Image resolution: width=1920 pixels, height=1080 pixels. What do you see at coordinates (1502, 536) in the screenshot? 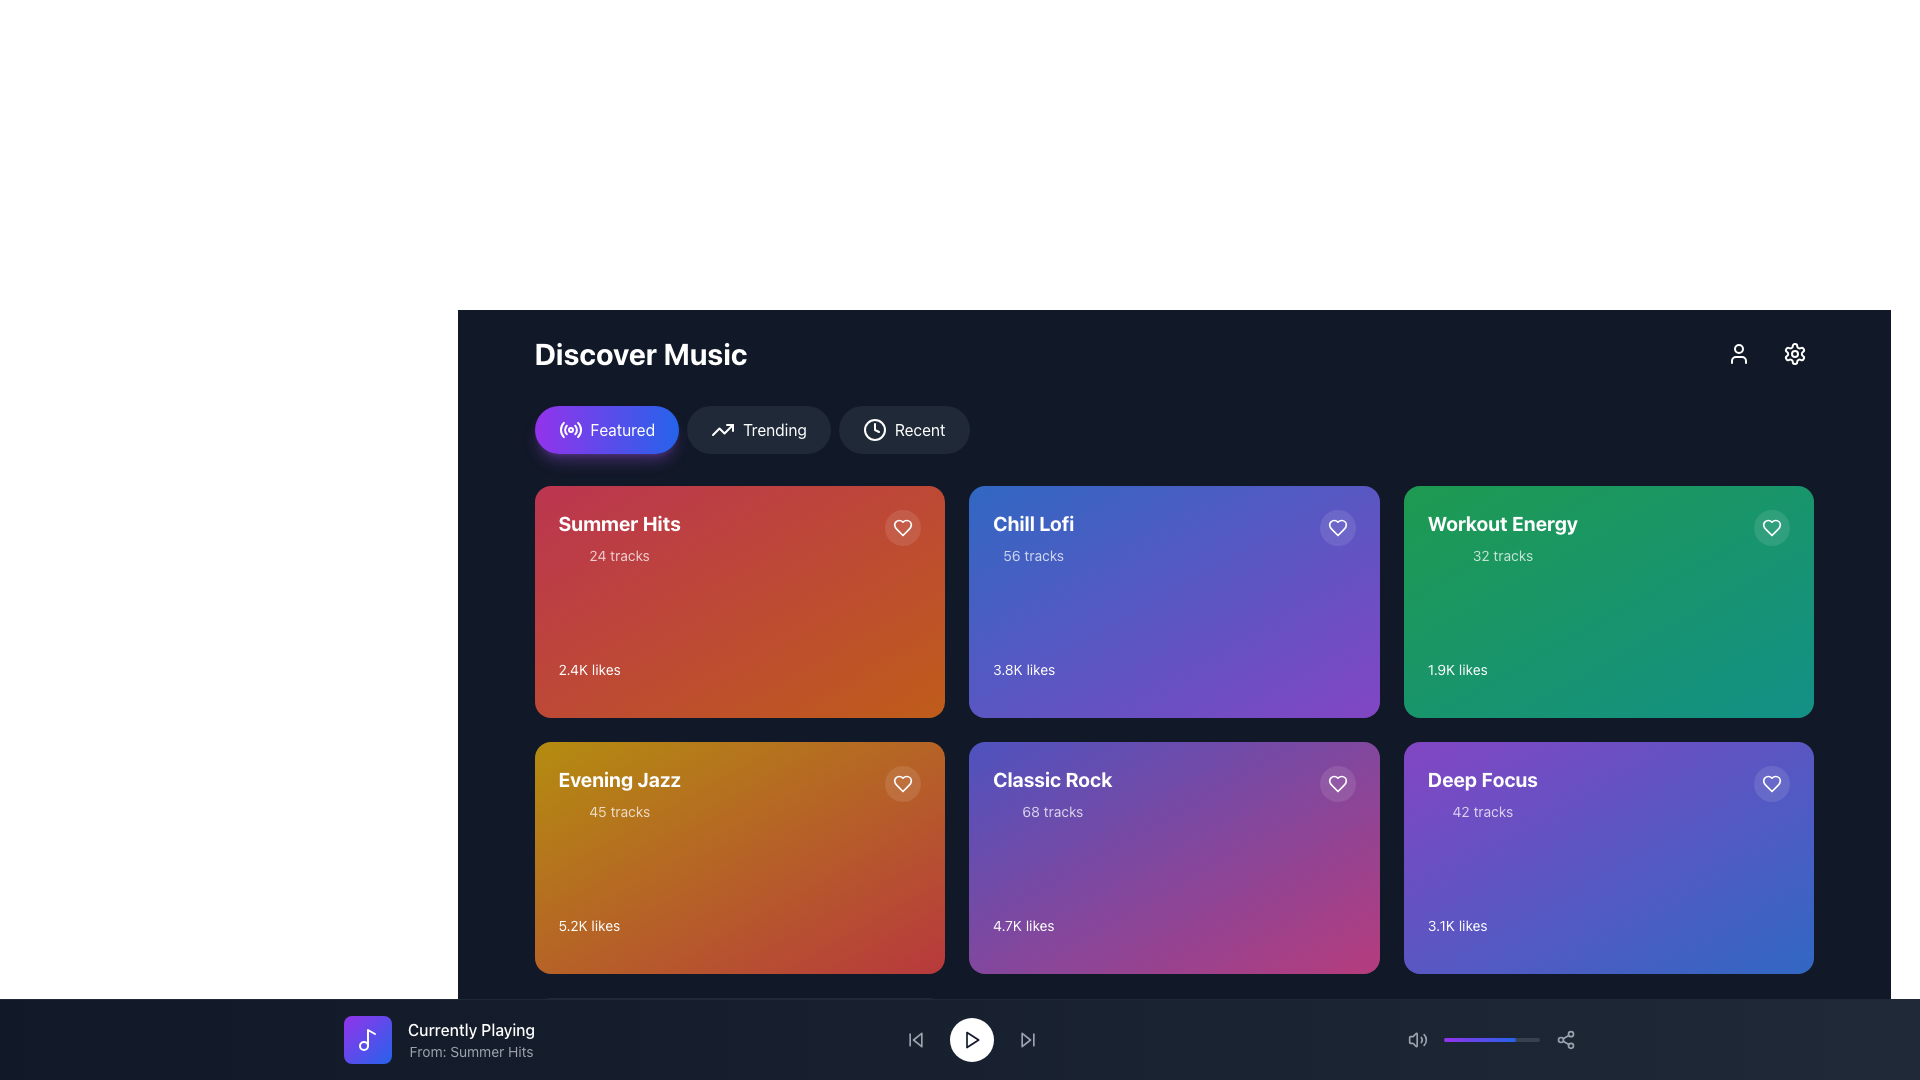
I see `text of the 'Workout Energy' playlist description located in the top right corner of a green-colored card, positioned below a bold header and above the '1.9K likes' section` at bounding box center [1502, 536].